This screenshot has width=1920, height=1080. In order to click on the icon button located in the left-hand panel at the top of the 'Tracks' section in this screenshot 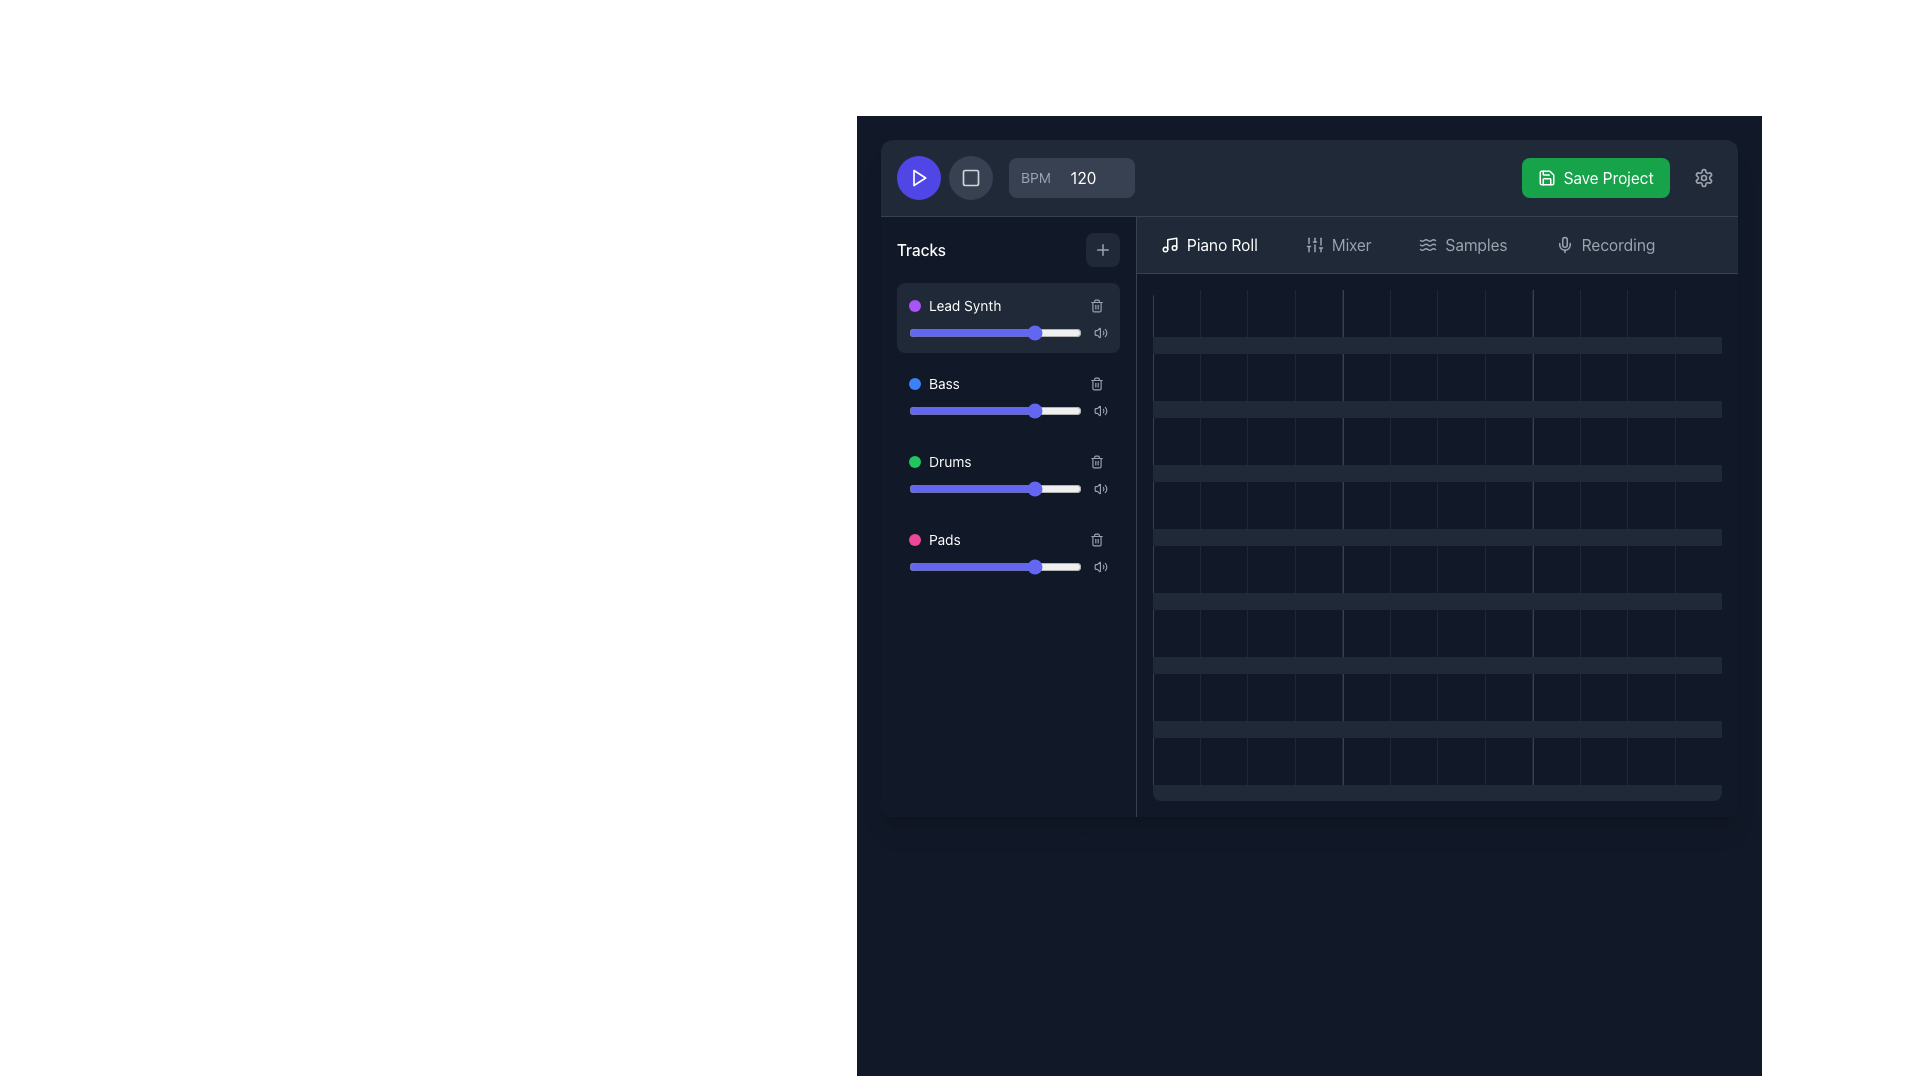, I will do `click(1102, 249)`.